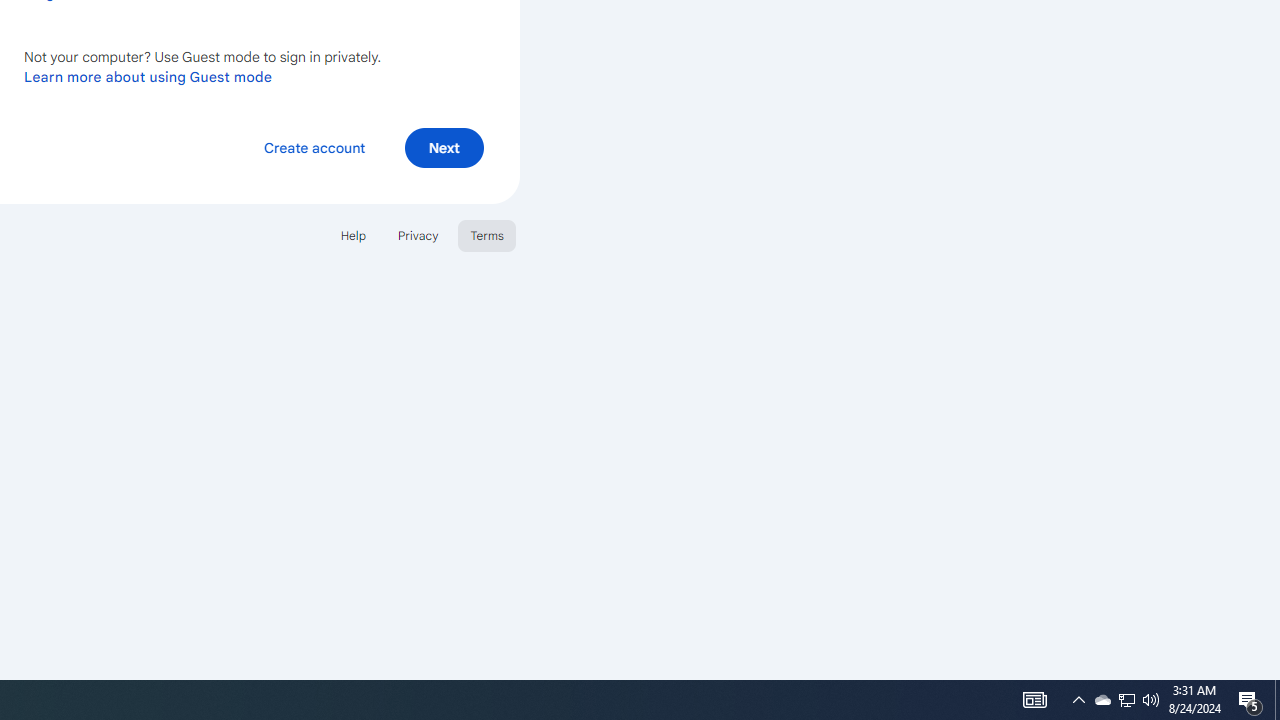  What do you see at coordinates (416, 234) in the screenshot?
I see `'Privacy'` at bounding box center [416, 234].